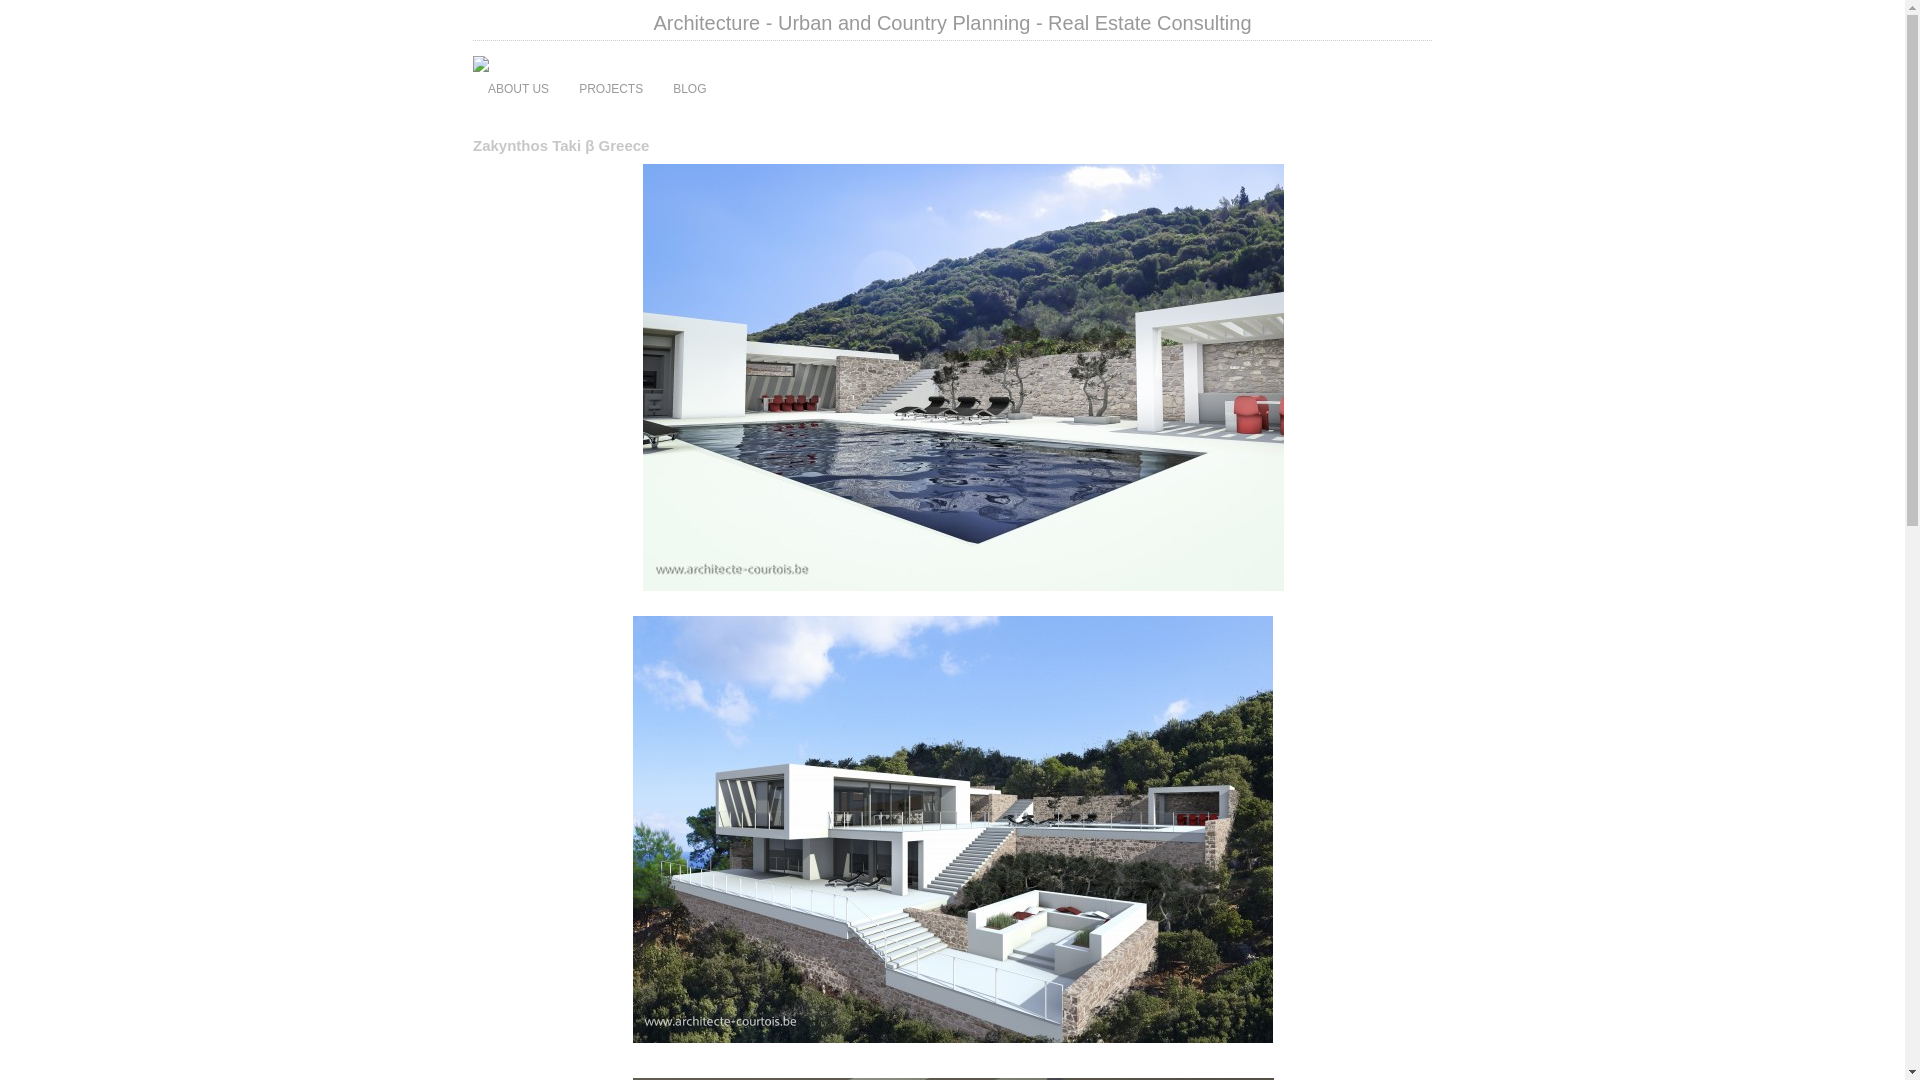 Image resolution: width=1920 pixels, height=1080 pixels. Describe the element at coordinates (518, 87) in the screenshot. I see `'ABOUT US'` at that location.